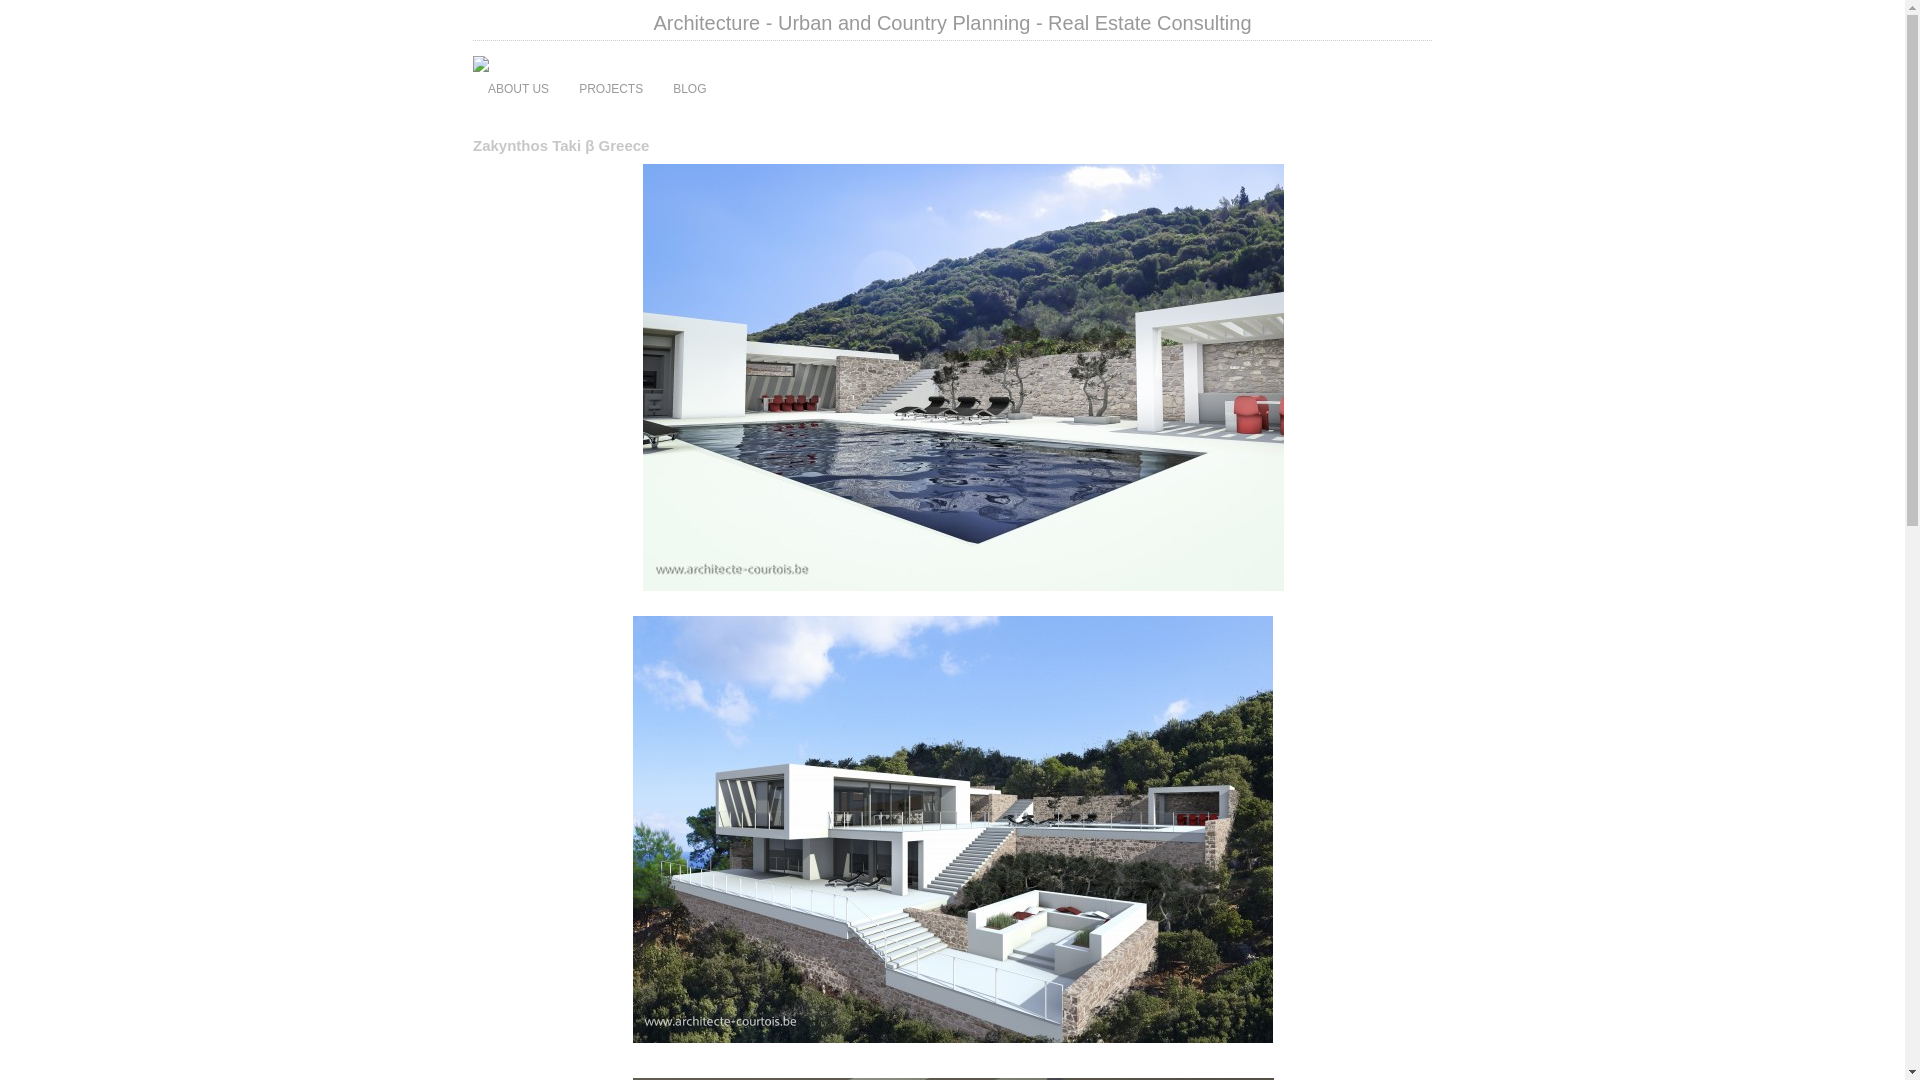 Image resolution: width=1920 pixels, height=1080 pixels. Describe the element at coordinates (518, 87) in the screenshot. I see `'ABOUT US'` at that location.